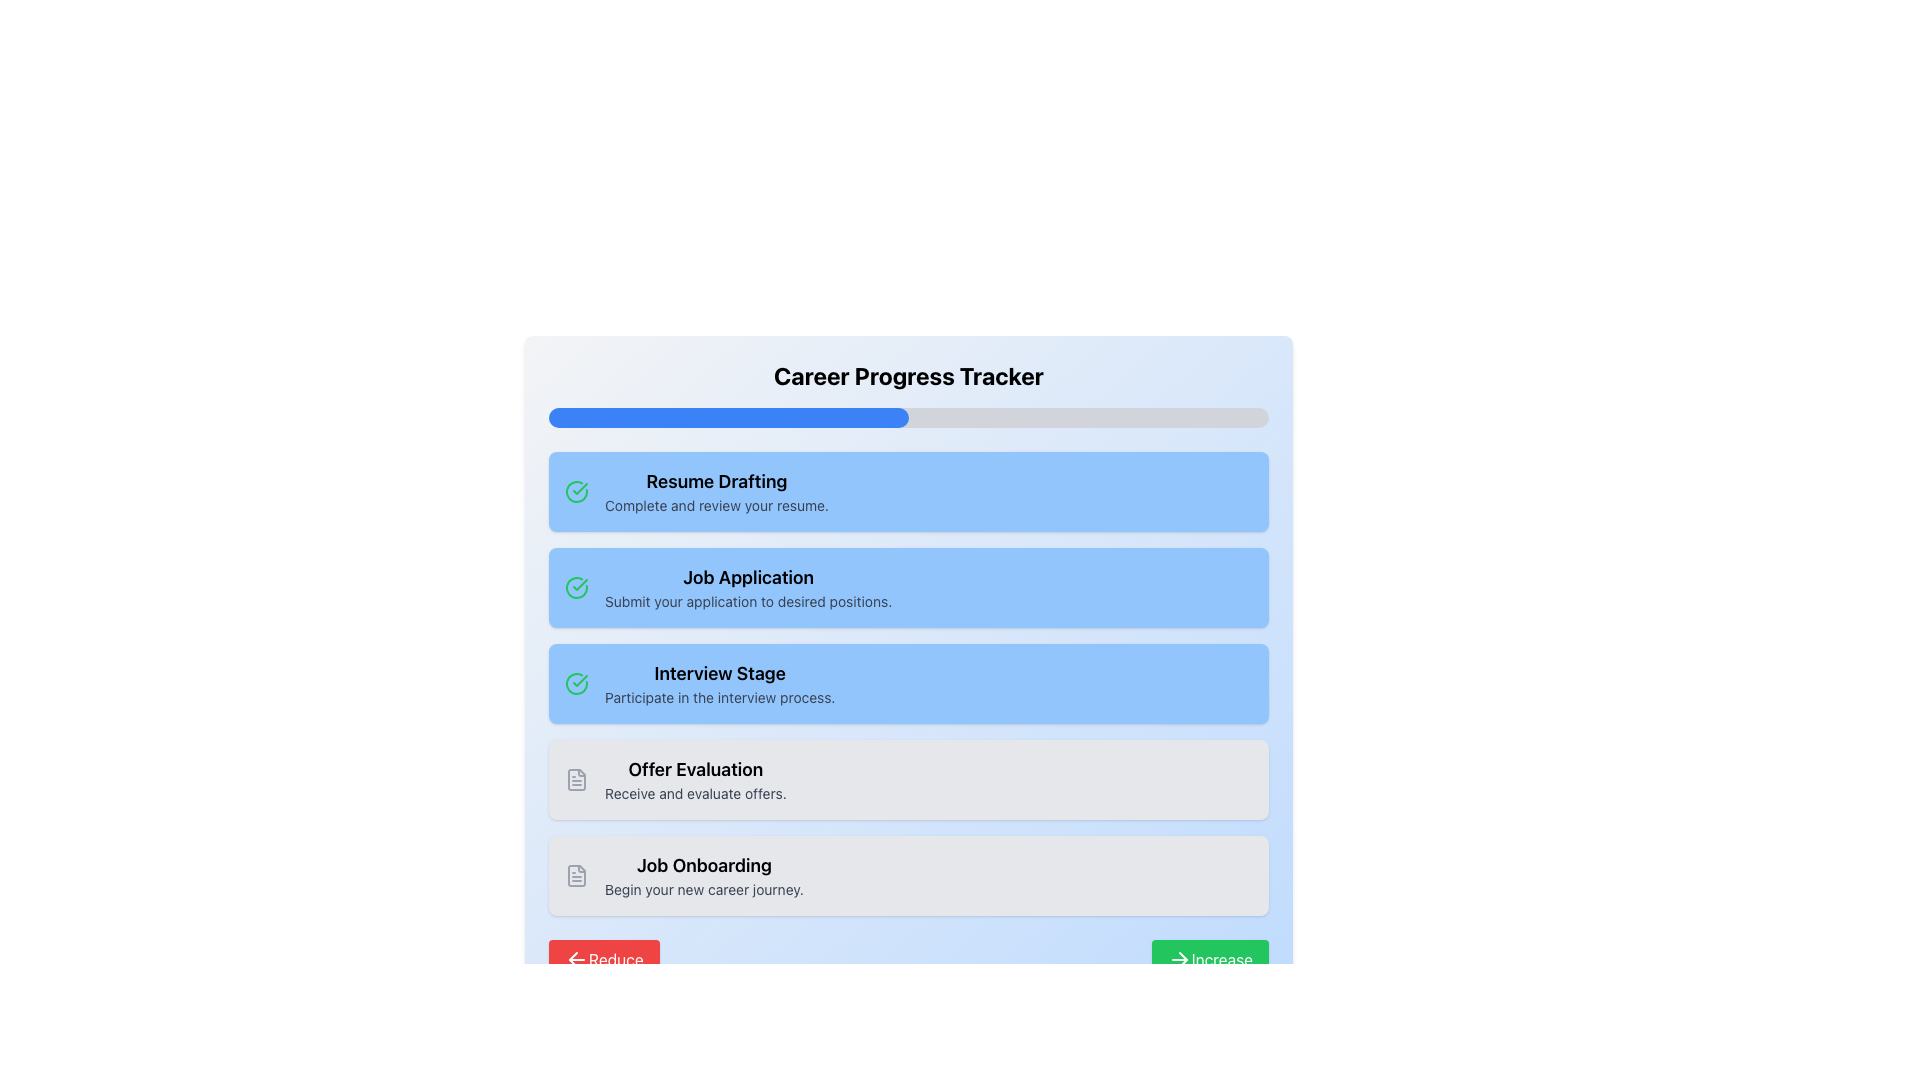  Describe the element at coordinates (907, 492) in the screenshot. I see `the informational card that indicates the progress of drafting and reviewing a resume, located at the top of the vertical list, just below the progress bar` at that location.